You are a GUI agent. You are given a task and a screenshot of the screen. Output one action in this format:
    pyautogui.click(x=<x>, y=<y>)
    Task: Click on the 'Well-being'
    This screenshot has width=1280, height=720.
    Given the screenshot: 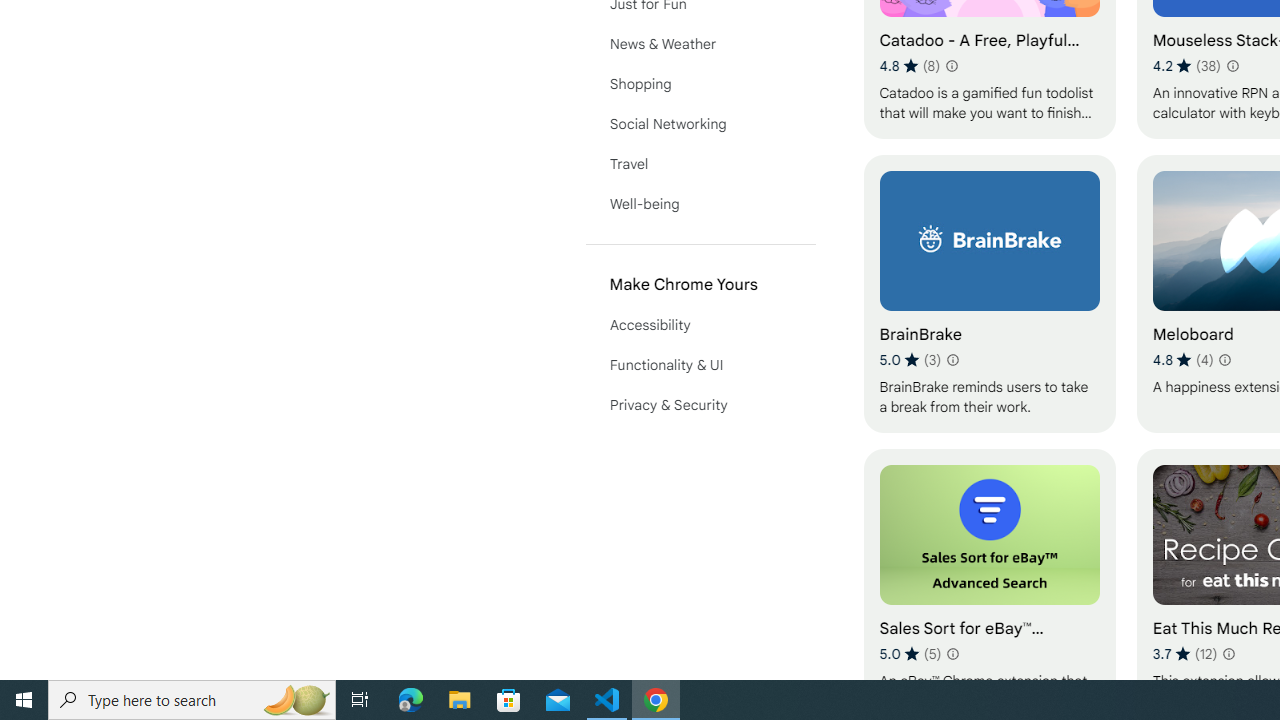 What is the action you would take?
    pyautogui.click(x=700, y=204)
    